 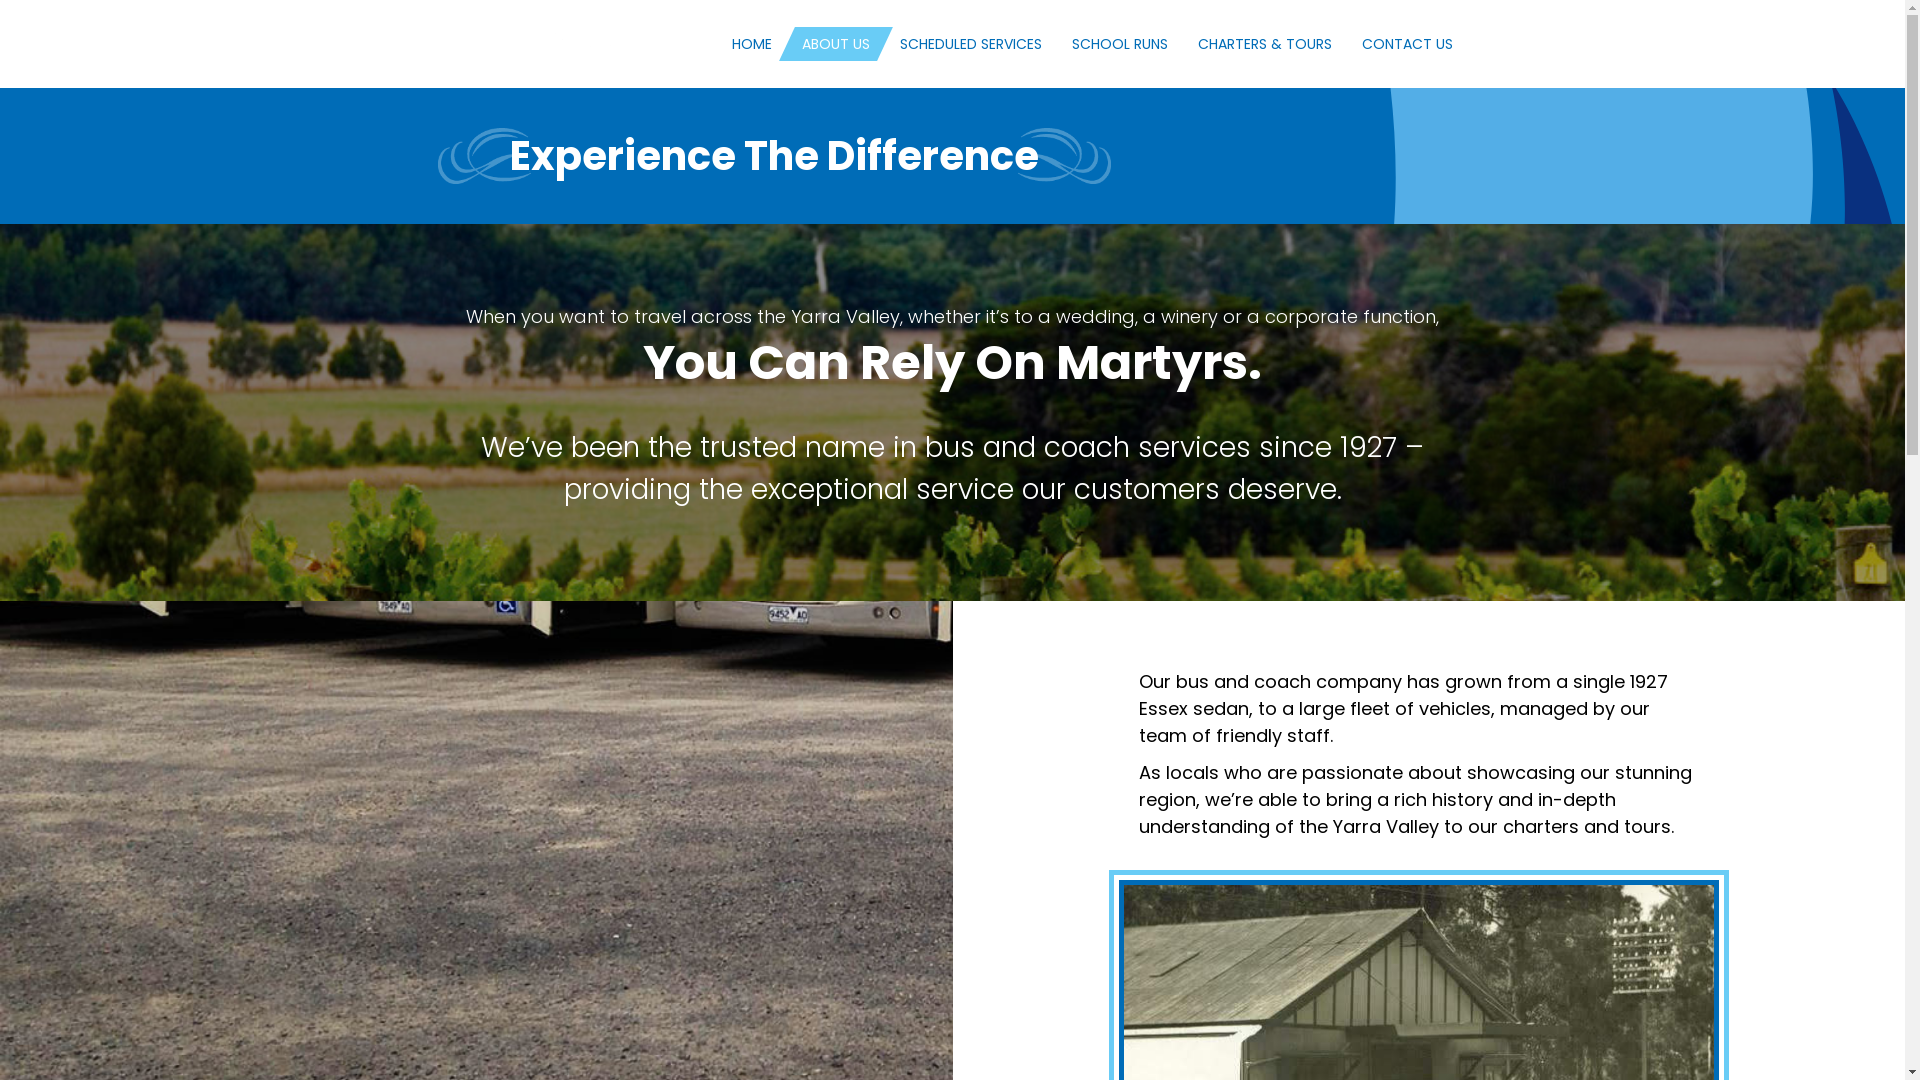 What do you see at coordinates (828, 43) in the screenshot?
I see `'ABOUT US'` at bounding box center [828, 43].